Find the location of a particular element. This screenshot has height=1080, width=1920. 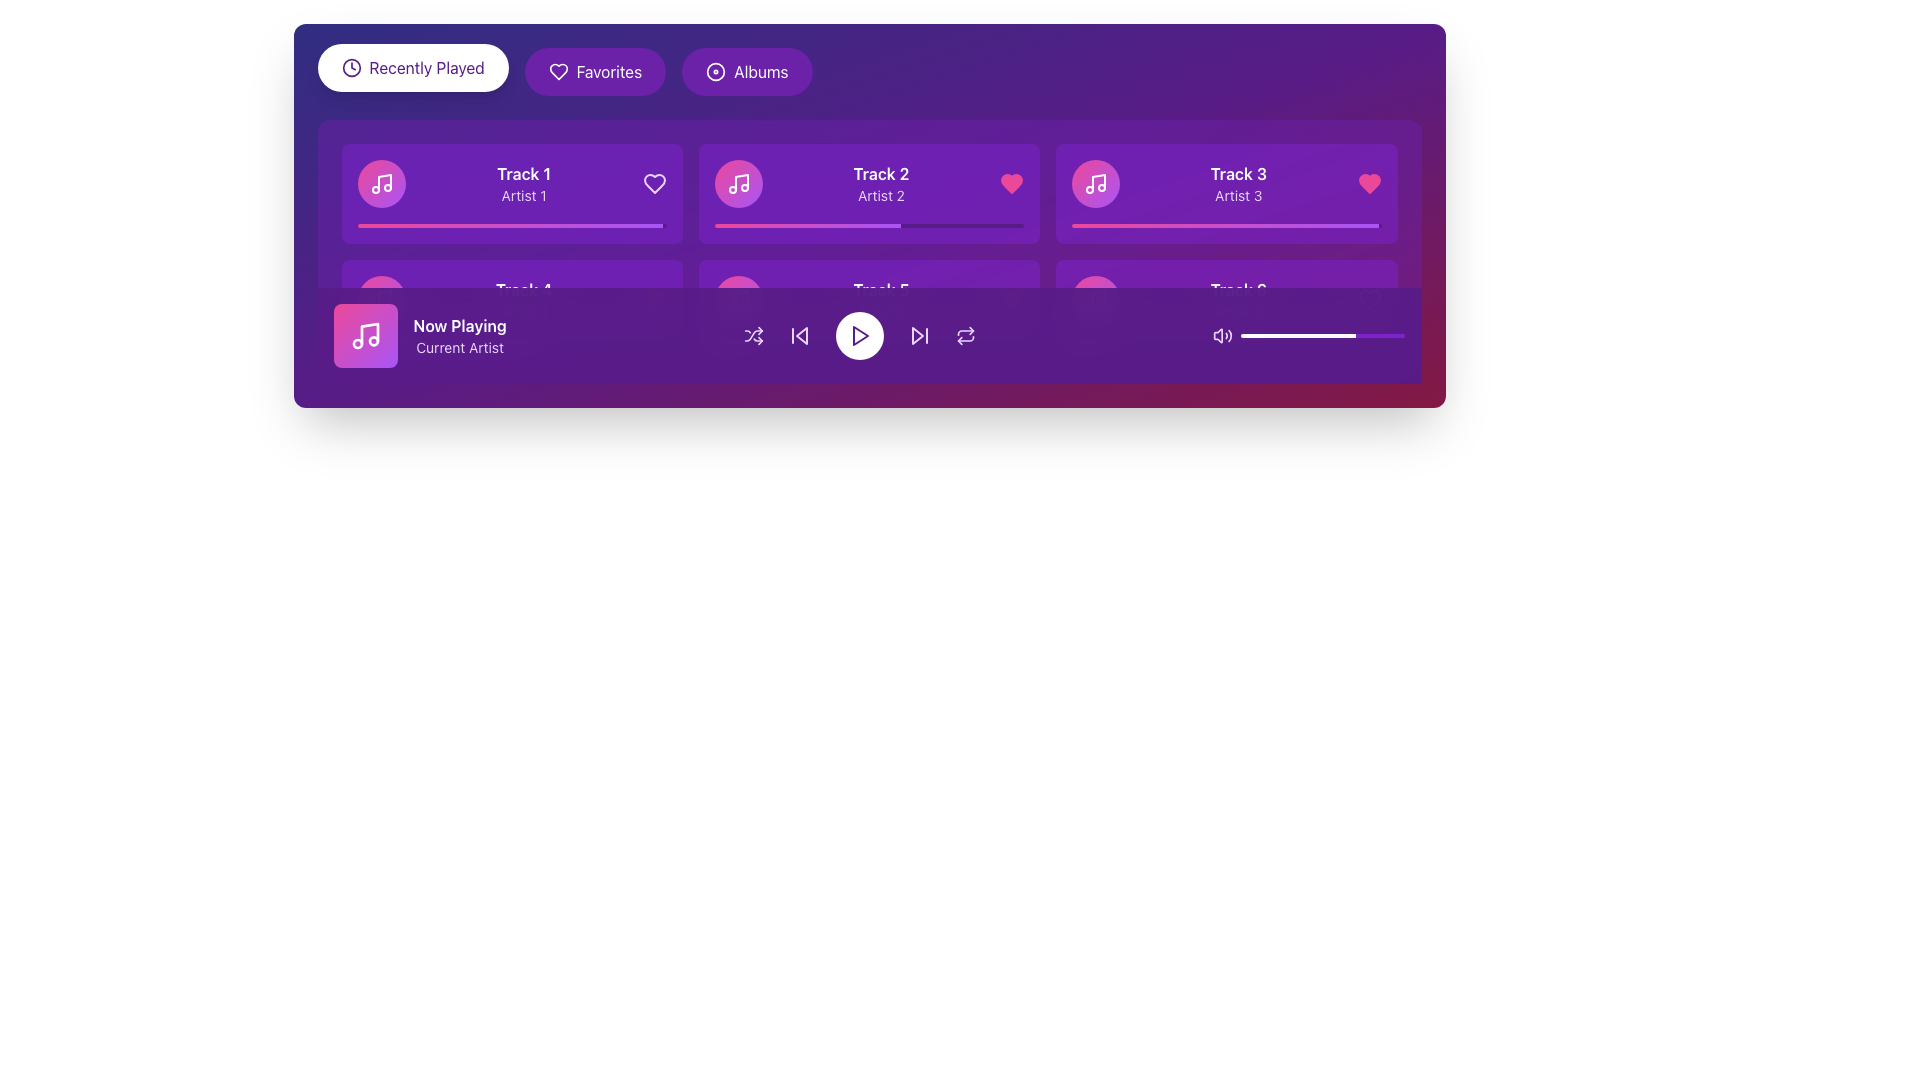

the playback control buttons in the music playback section, which features a prominent 'Now Playing' label on a purple background is located at coordinates (869, 334).